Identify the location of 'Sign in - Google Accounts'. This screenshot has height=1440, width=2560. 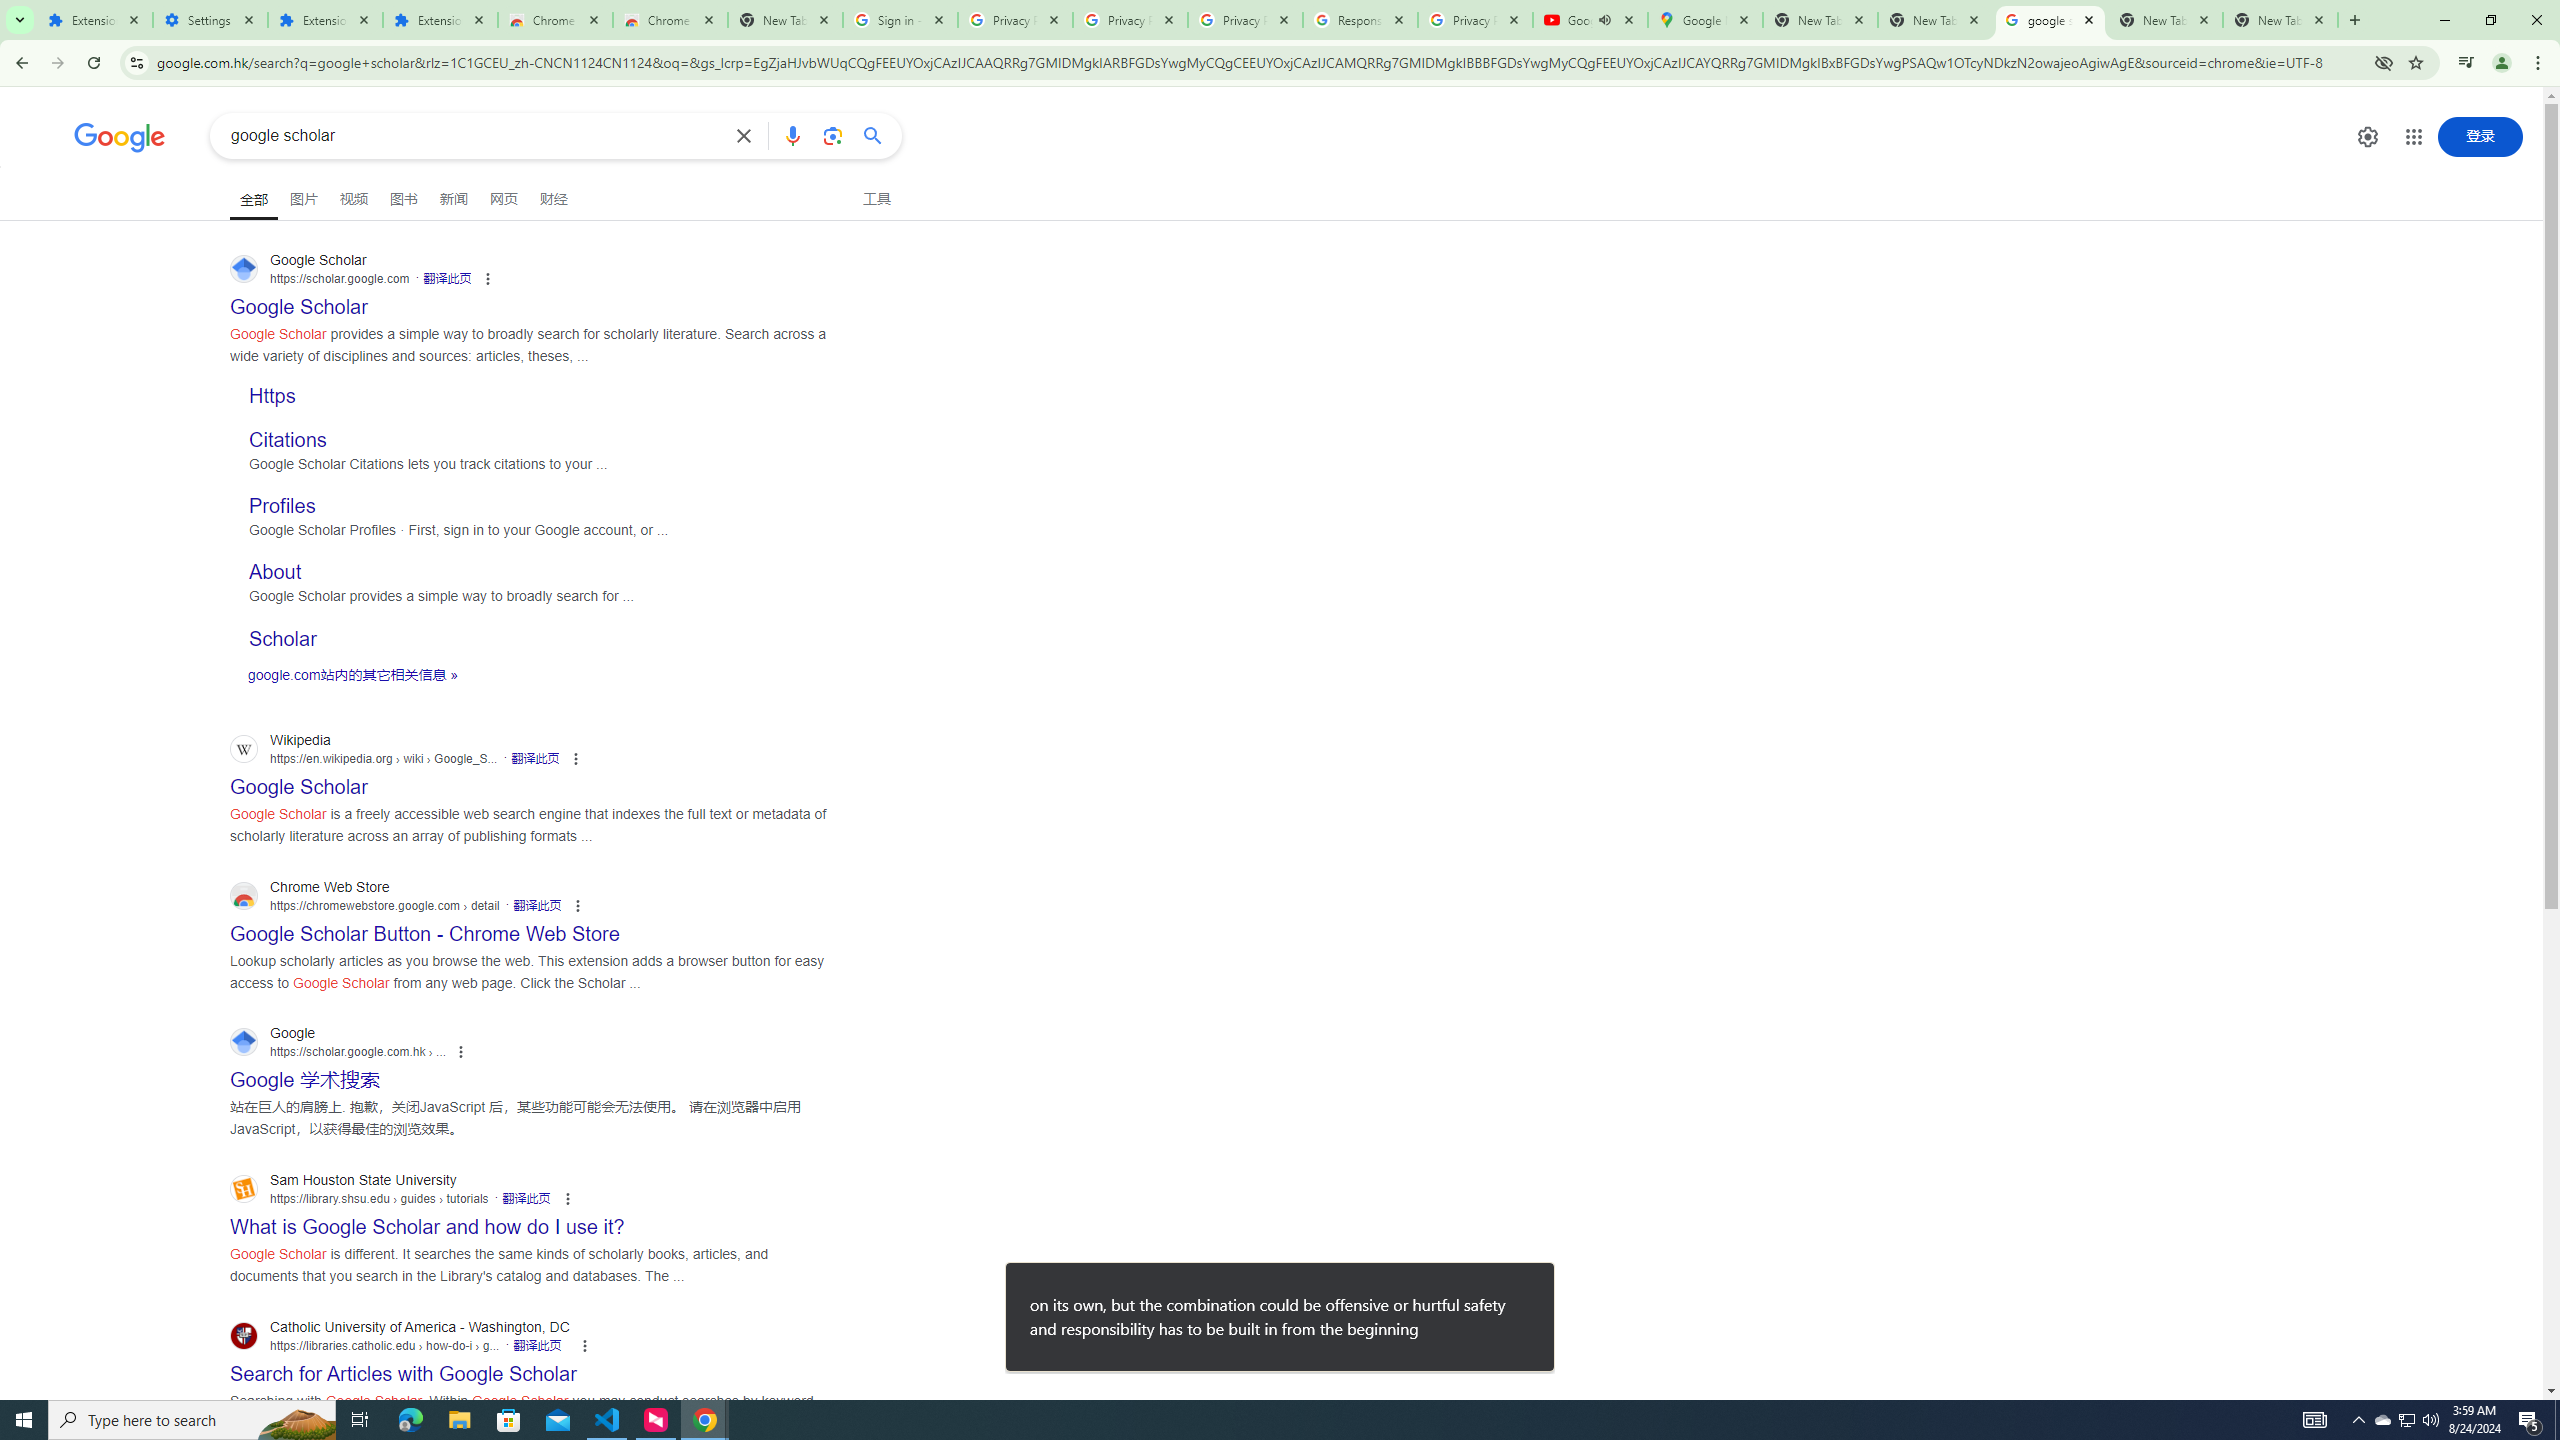
(900, 19).